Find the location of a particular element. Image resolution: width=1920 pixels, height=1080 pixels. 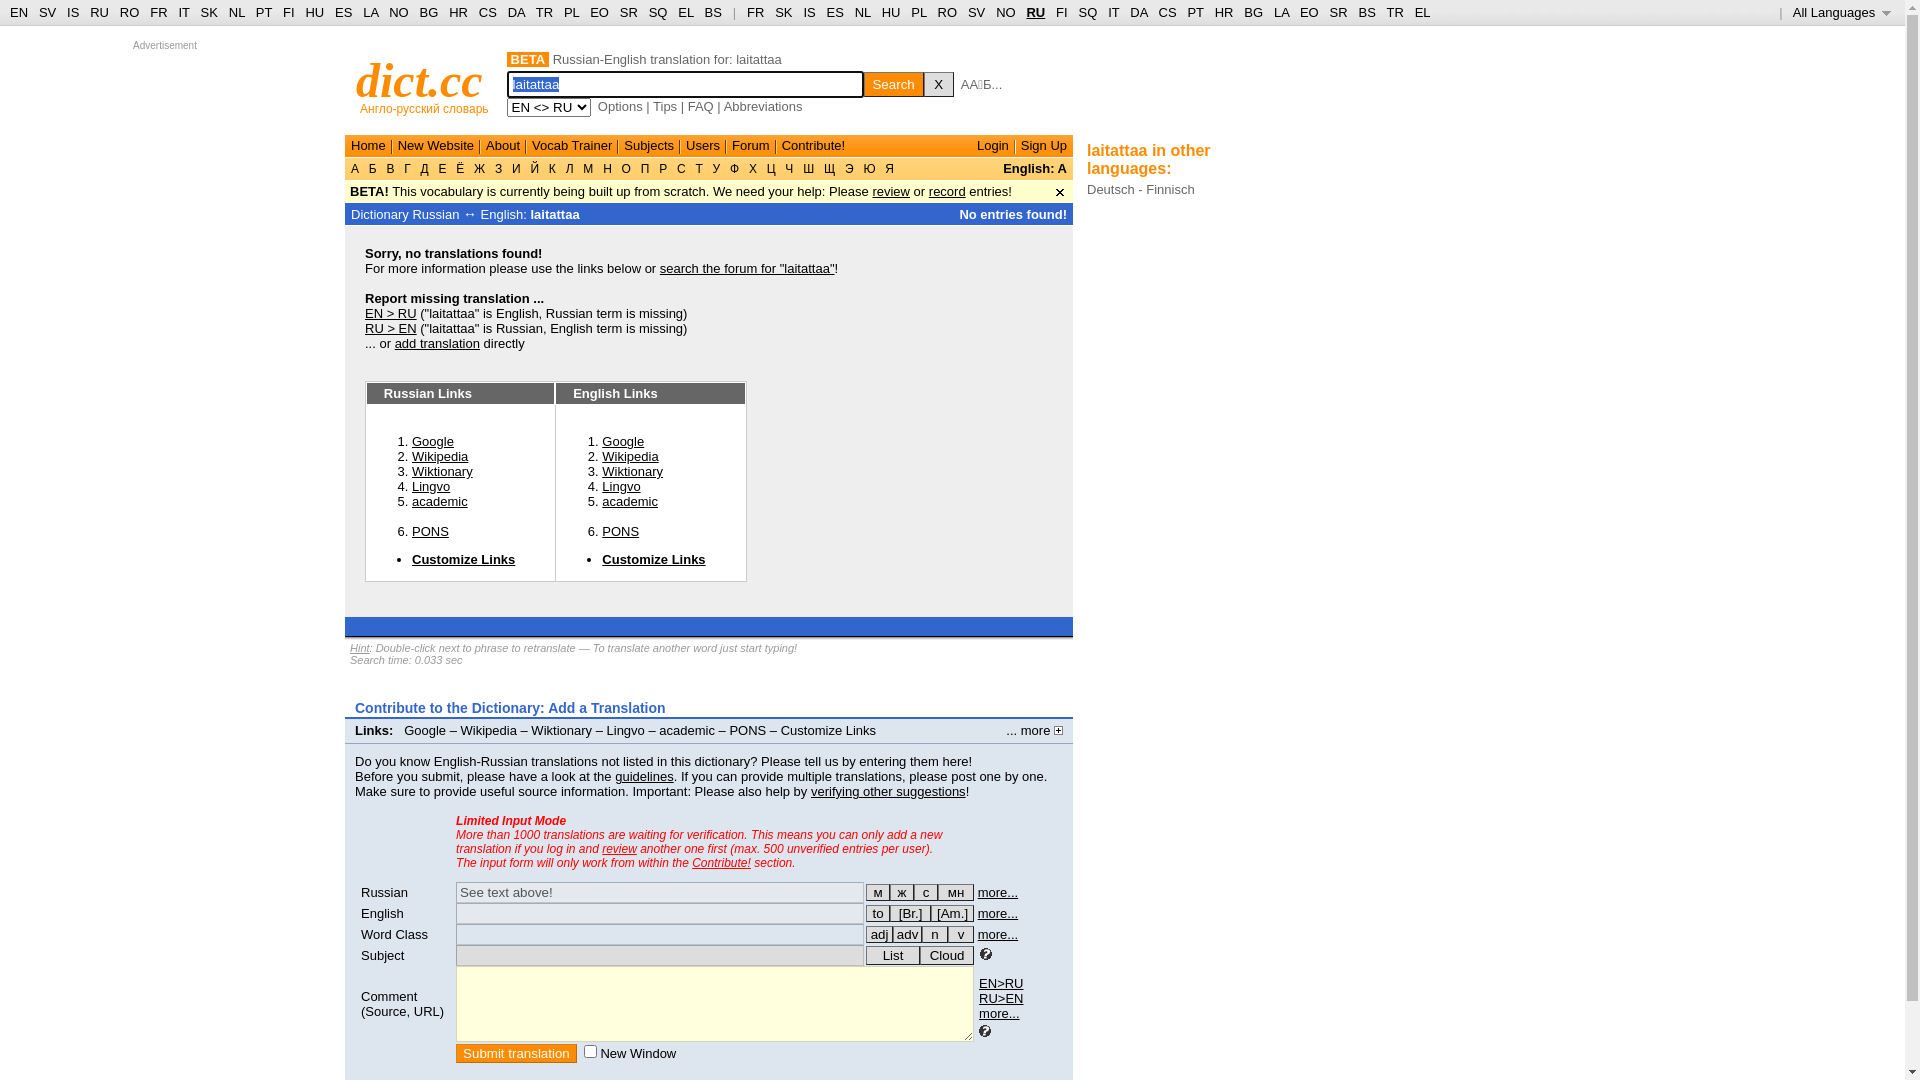

'HU' is located at coordinates (881, 12).